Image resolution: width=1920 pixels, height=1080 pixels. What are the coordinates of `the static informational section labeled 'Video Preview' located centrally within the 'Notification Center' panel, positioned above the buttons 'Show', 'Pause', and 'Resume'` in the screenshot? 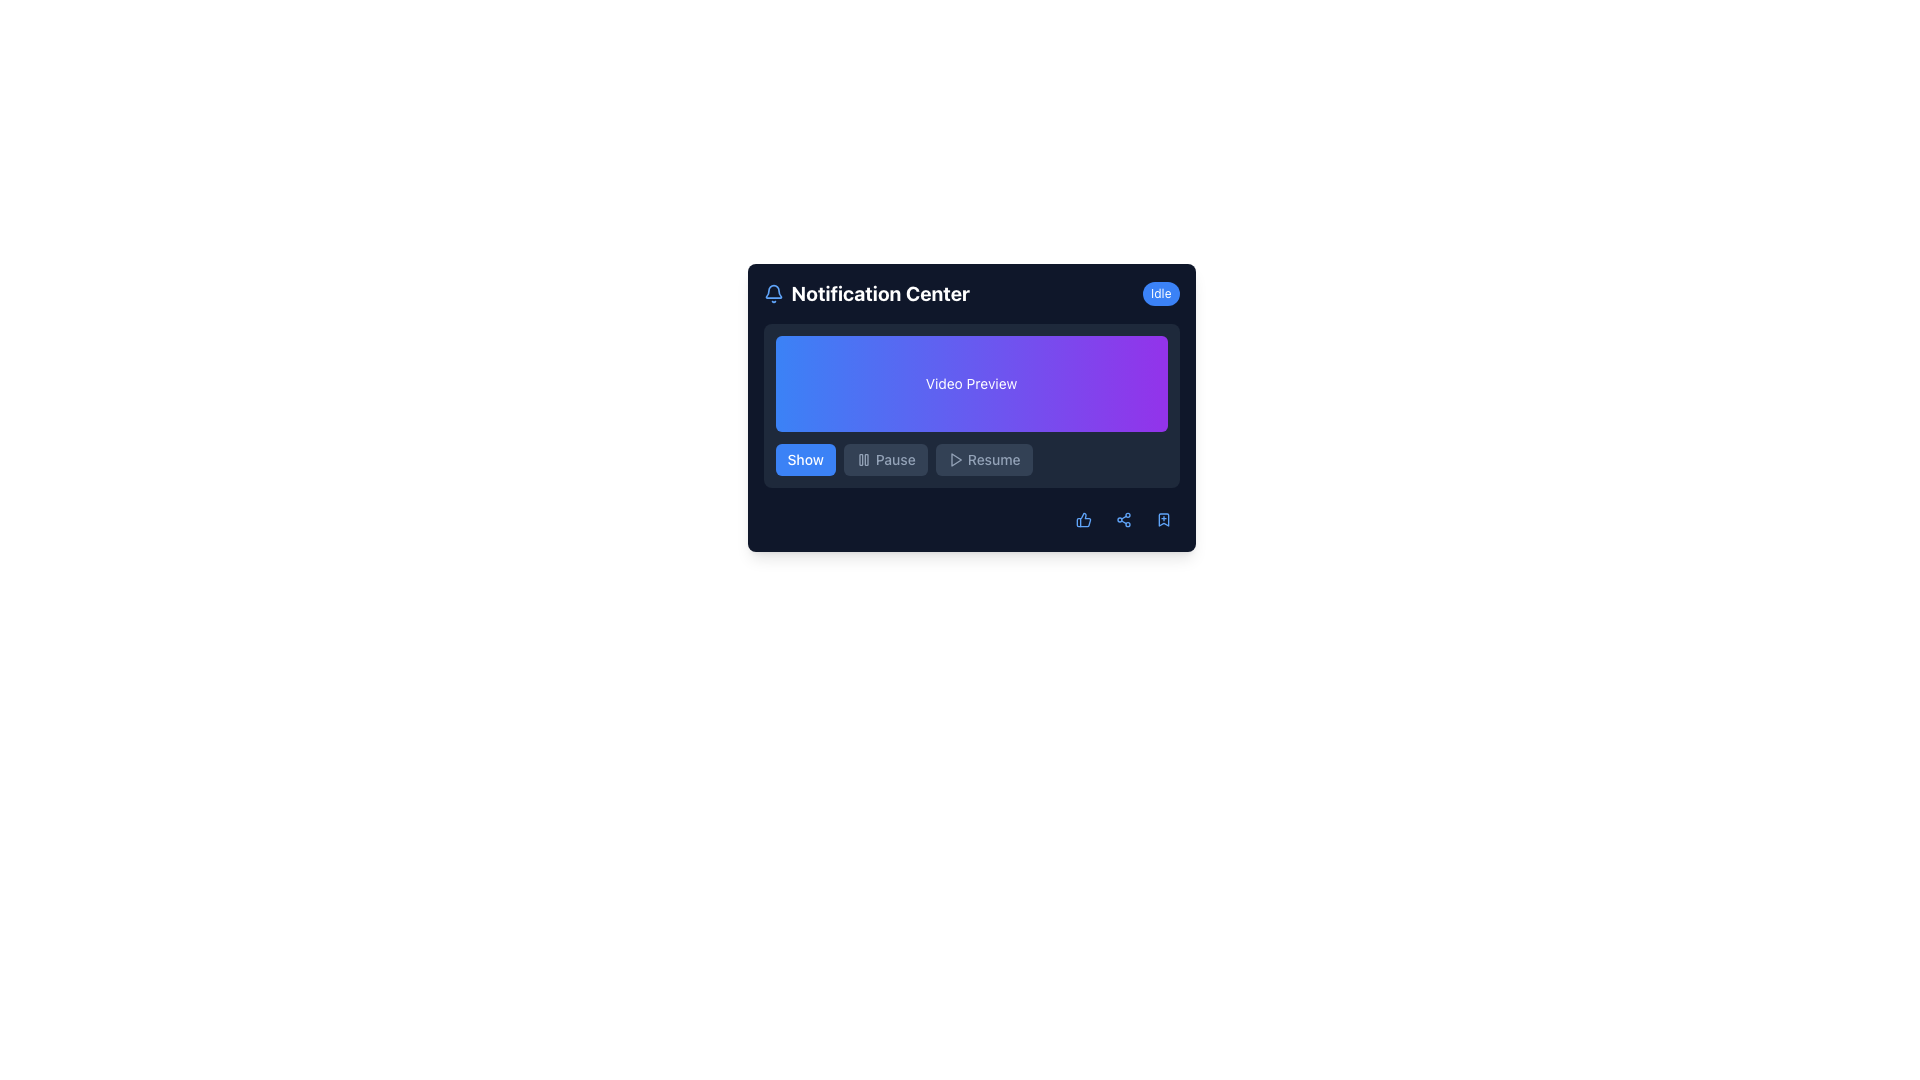 It's located at (971, 384).